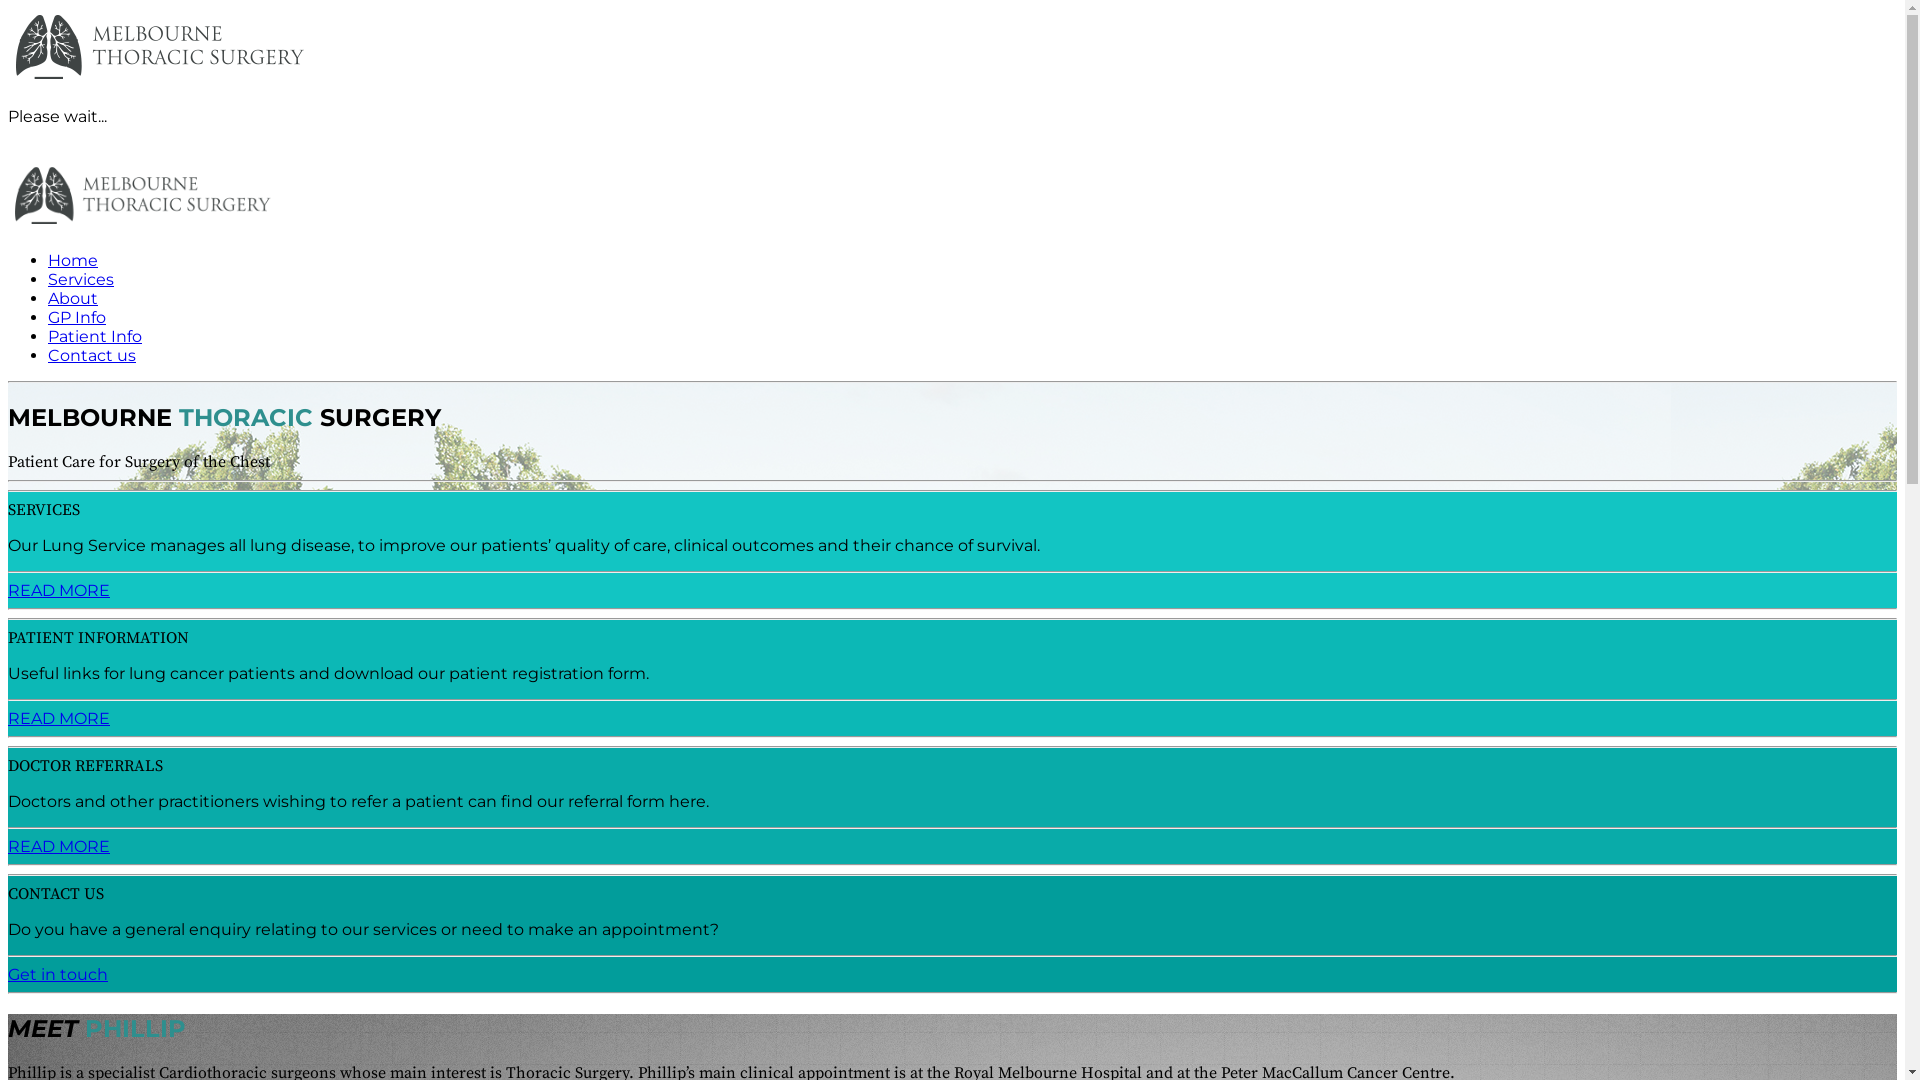 Image resolution: width=1920 pixels, height=1080 pixels. What do you see at coordinates (57, 973) in the screenshot?
I see `'Get in touch'` at bounding box center [57, 973].